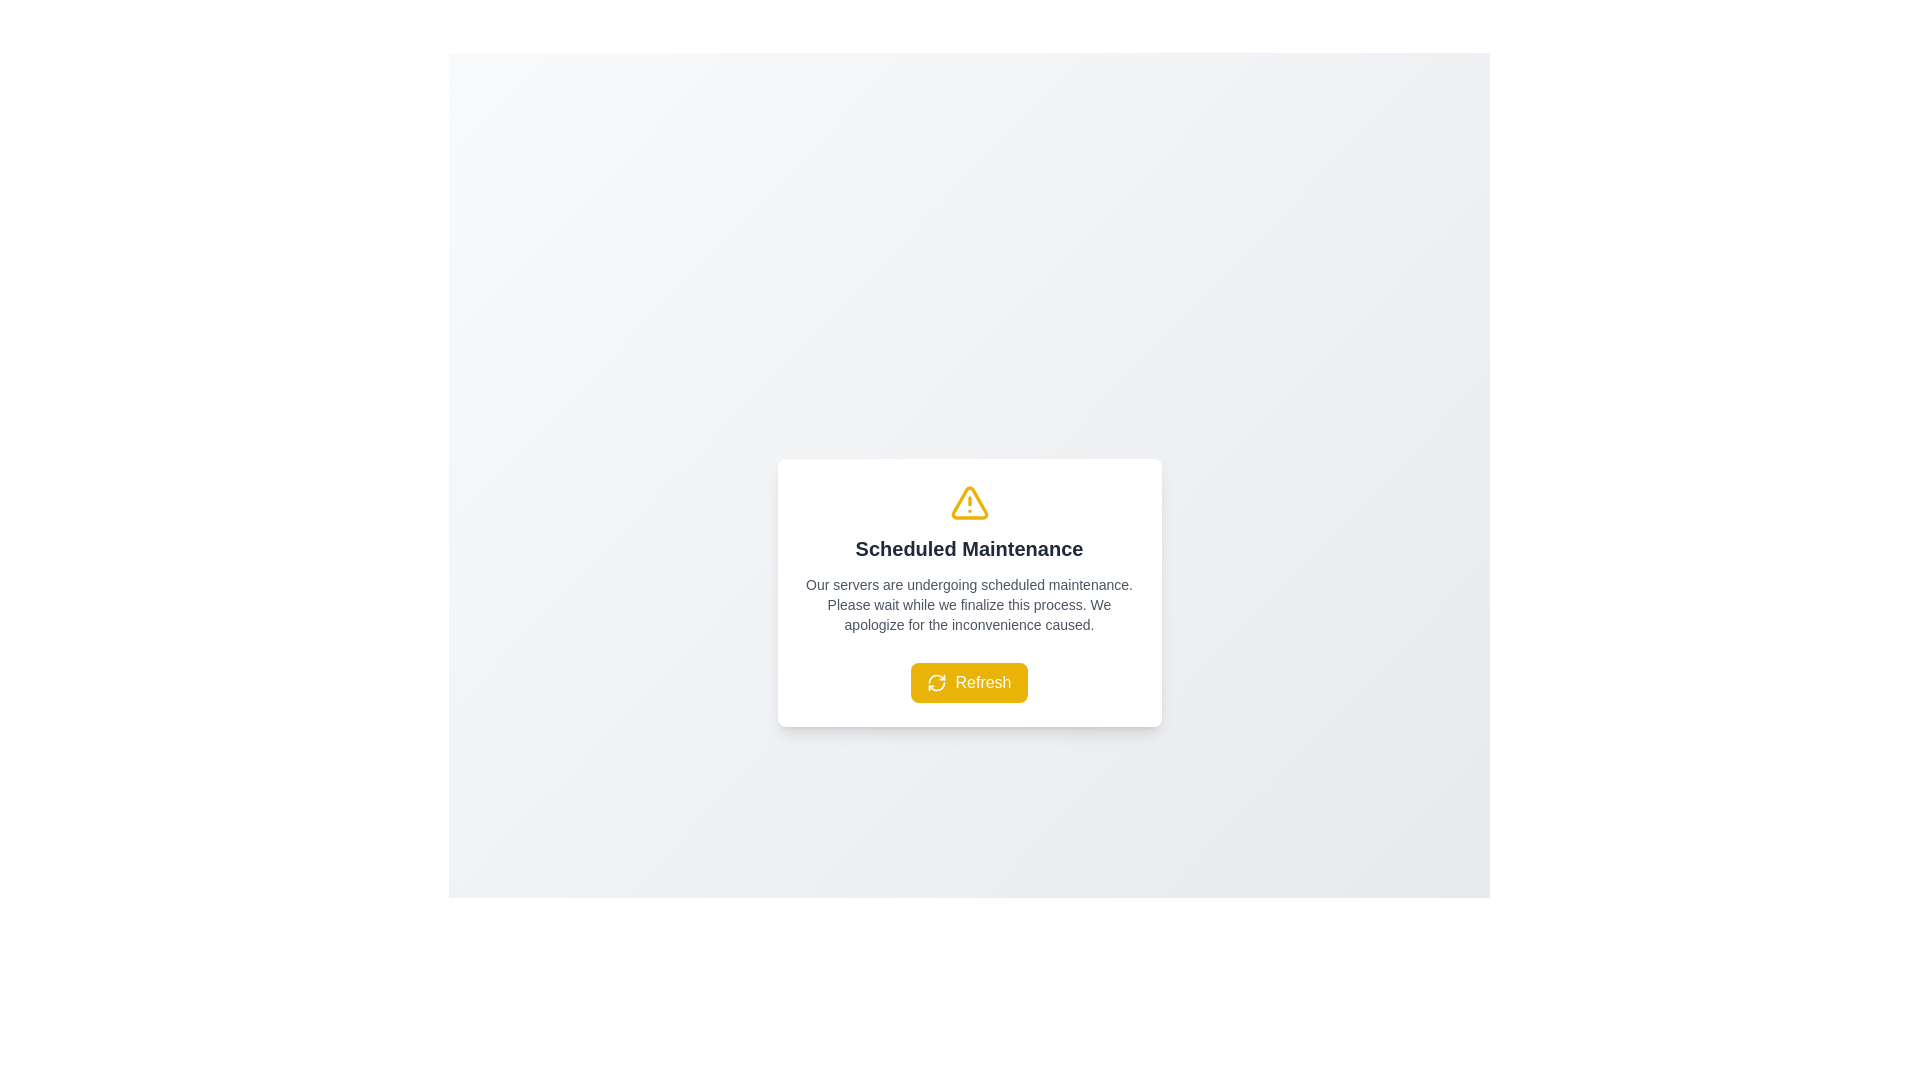 The width and height of the screenshot is (1920, 1080). I want to click on the informative text block regarding the maintenance status of the servers, which is positioned below the 'Scheduled Maintenance' title and above the 'Refresh' button, so click(969, 604).